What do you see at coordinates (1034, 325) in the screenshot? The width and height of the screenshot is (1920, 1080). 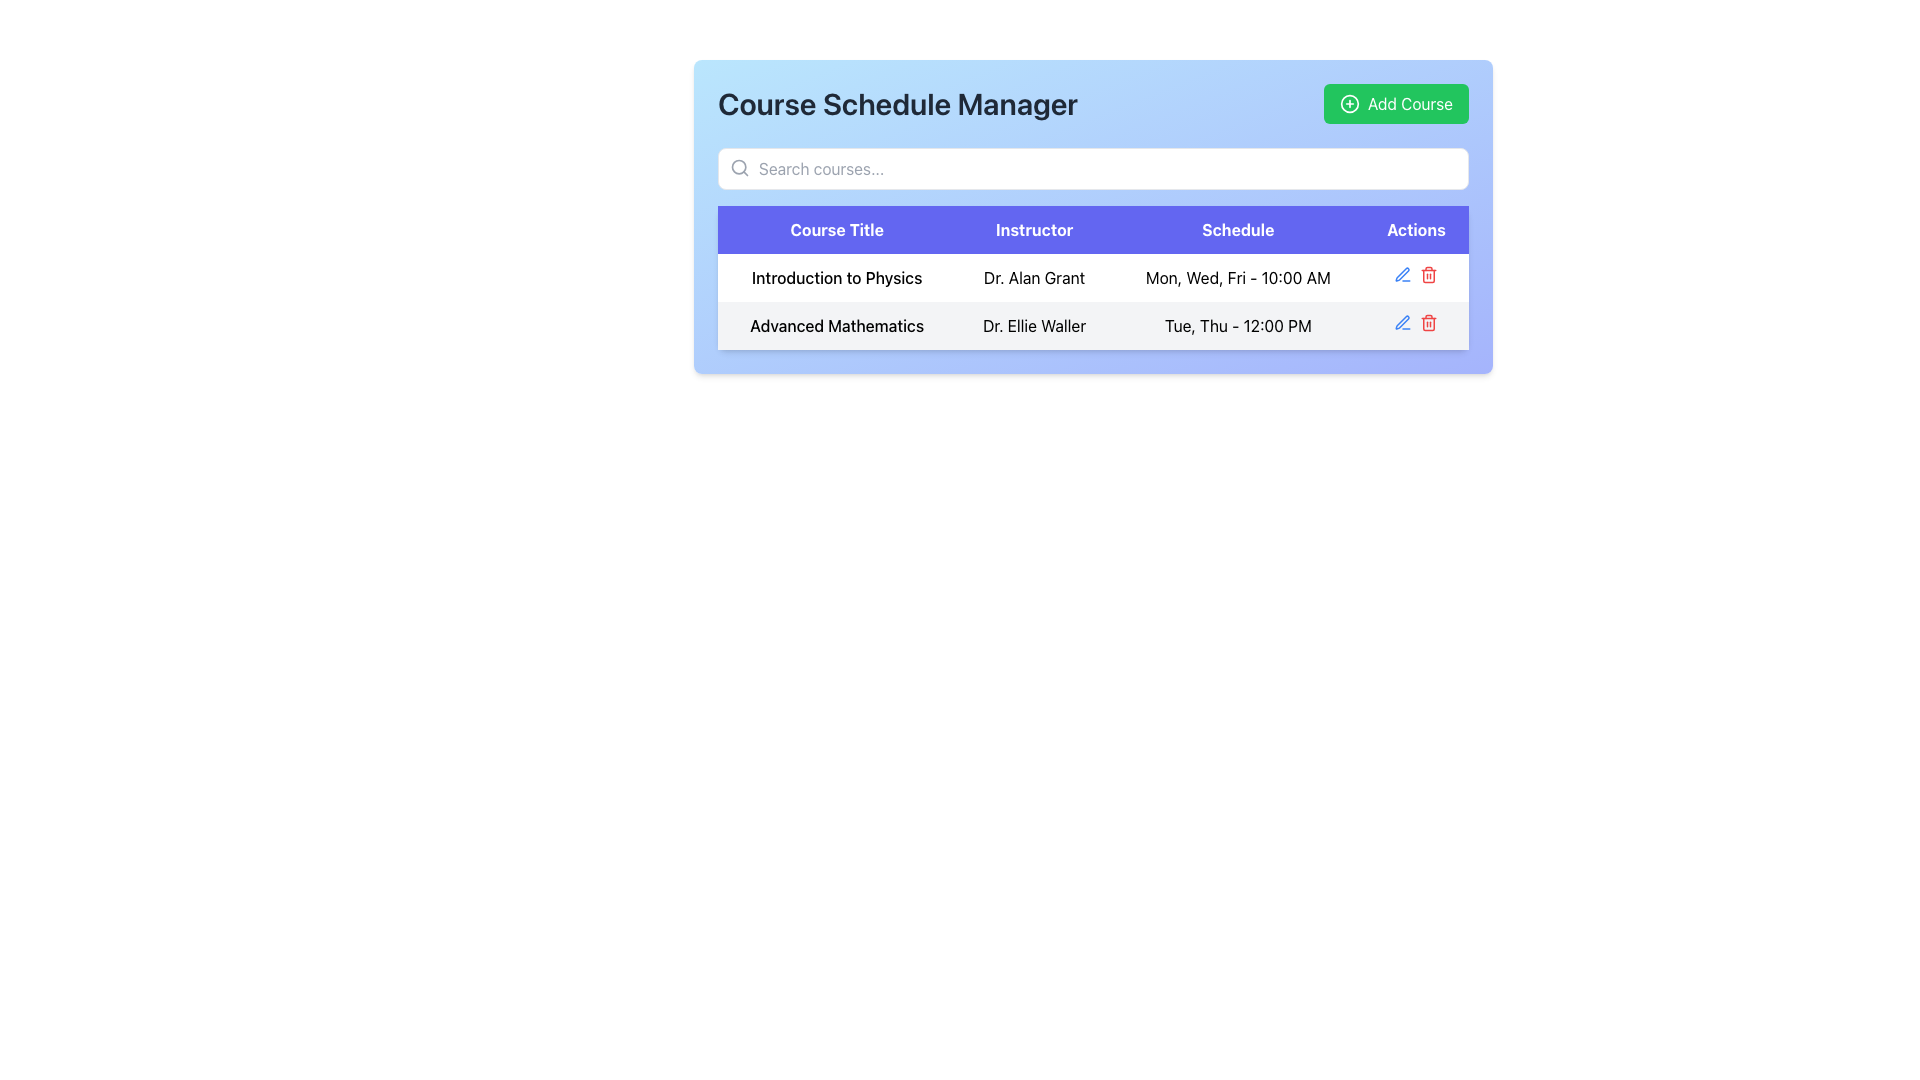 I see `the label displaying 'Dr. Ellie Waller', which is centrally aligned and positioned between 'Advanced Mathematics' and 'Tue, Thu - 12:00 PM' in the 'Instructor' column of the table` at bounding box center [1034, 325].